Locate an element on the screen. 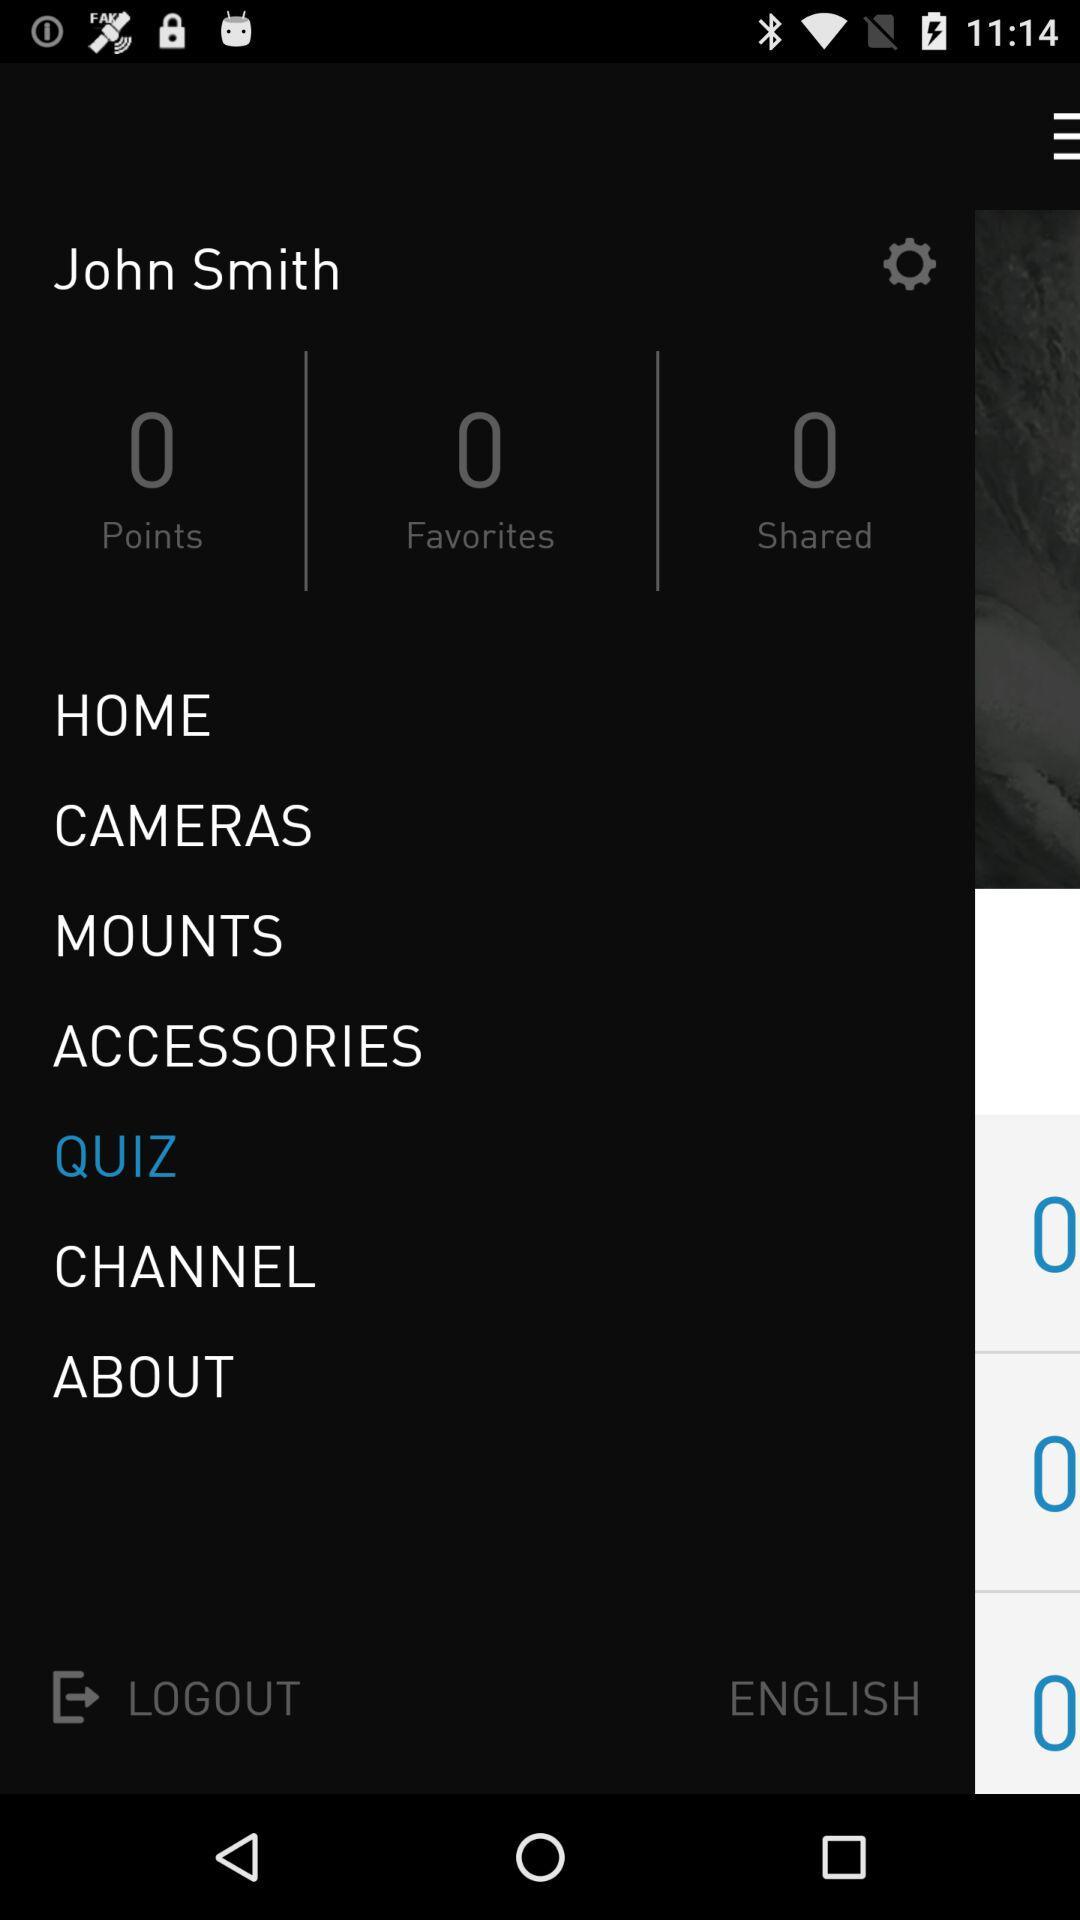 This screenshot has height=1920, width=1080. settings is located at coordinates (909, 262).